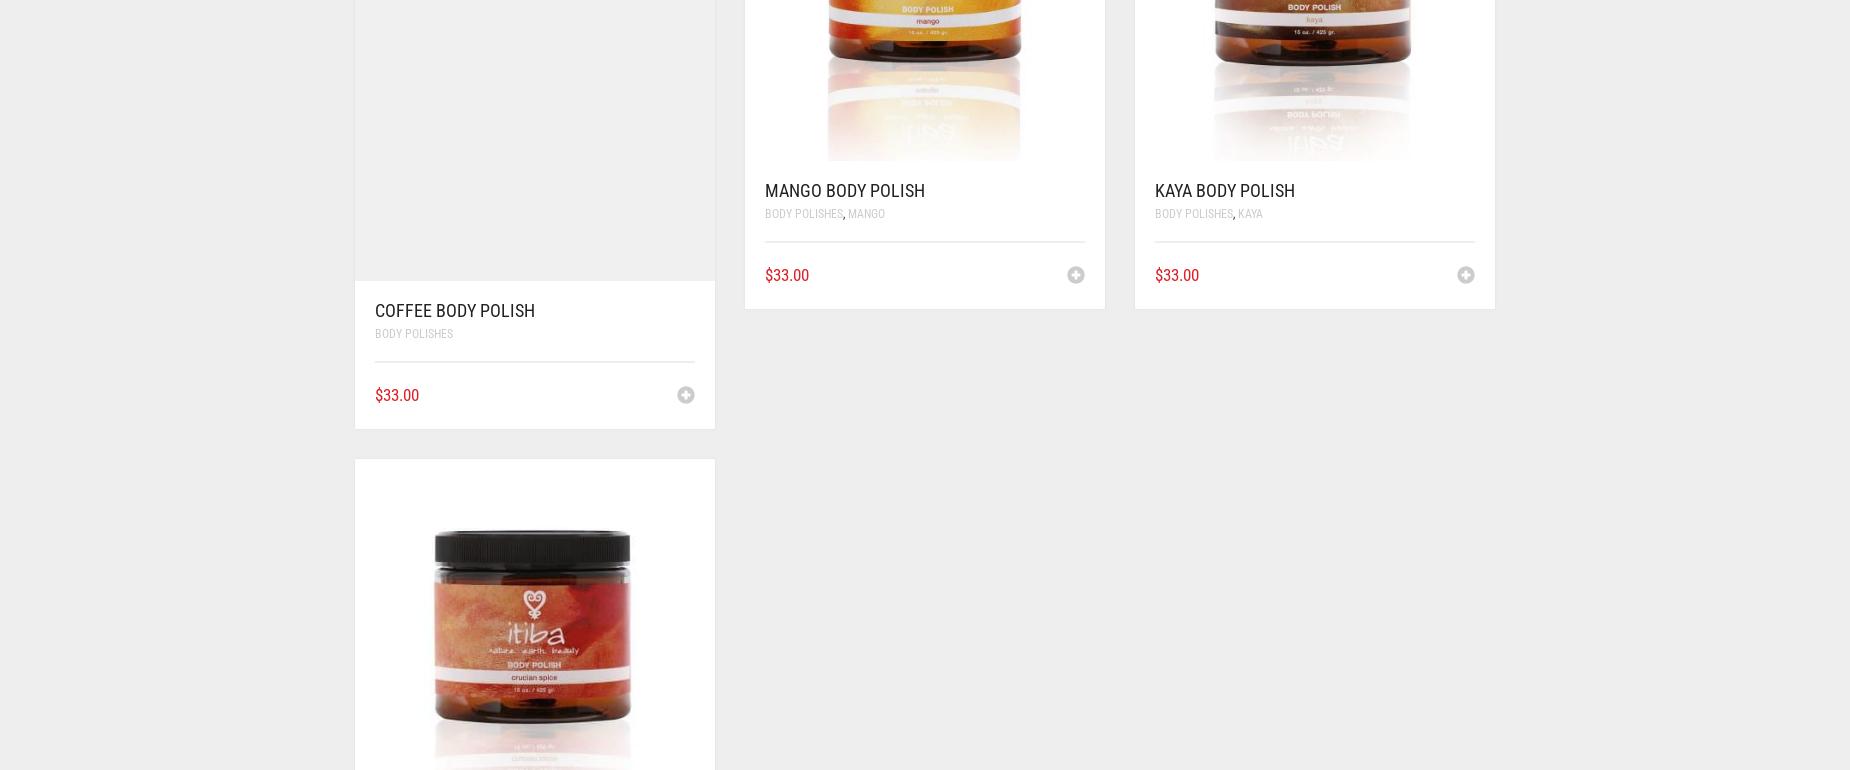 The image size is (1850, 770). I want to click on 'Kaya', so click(1249, 211).